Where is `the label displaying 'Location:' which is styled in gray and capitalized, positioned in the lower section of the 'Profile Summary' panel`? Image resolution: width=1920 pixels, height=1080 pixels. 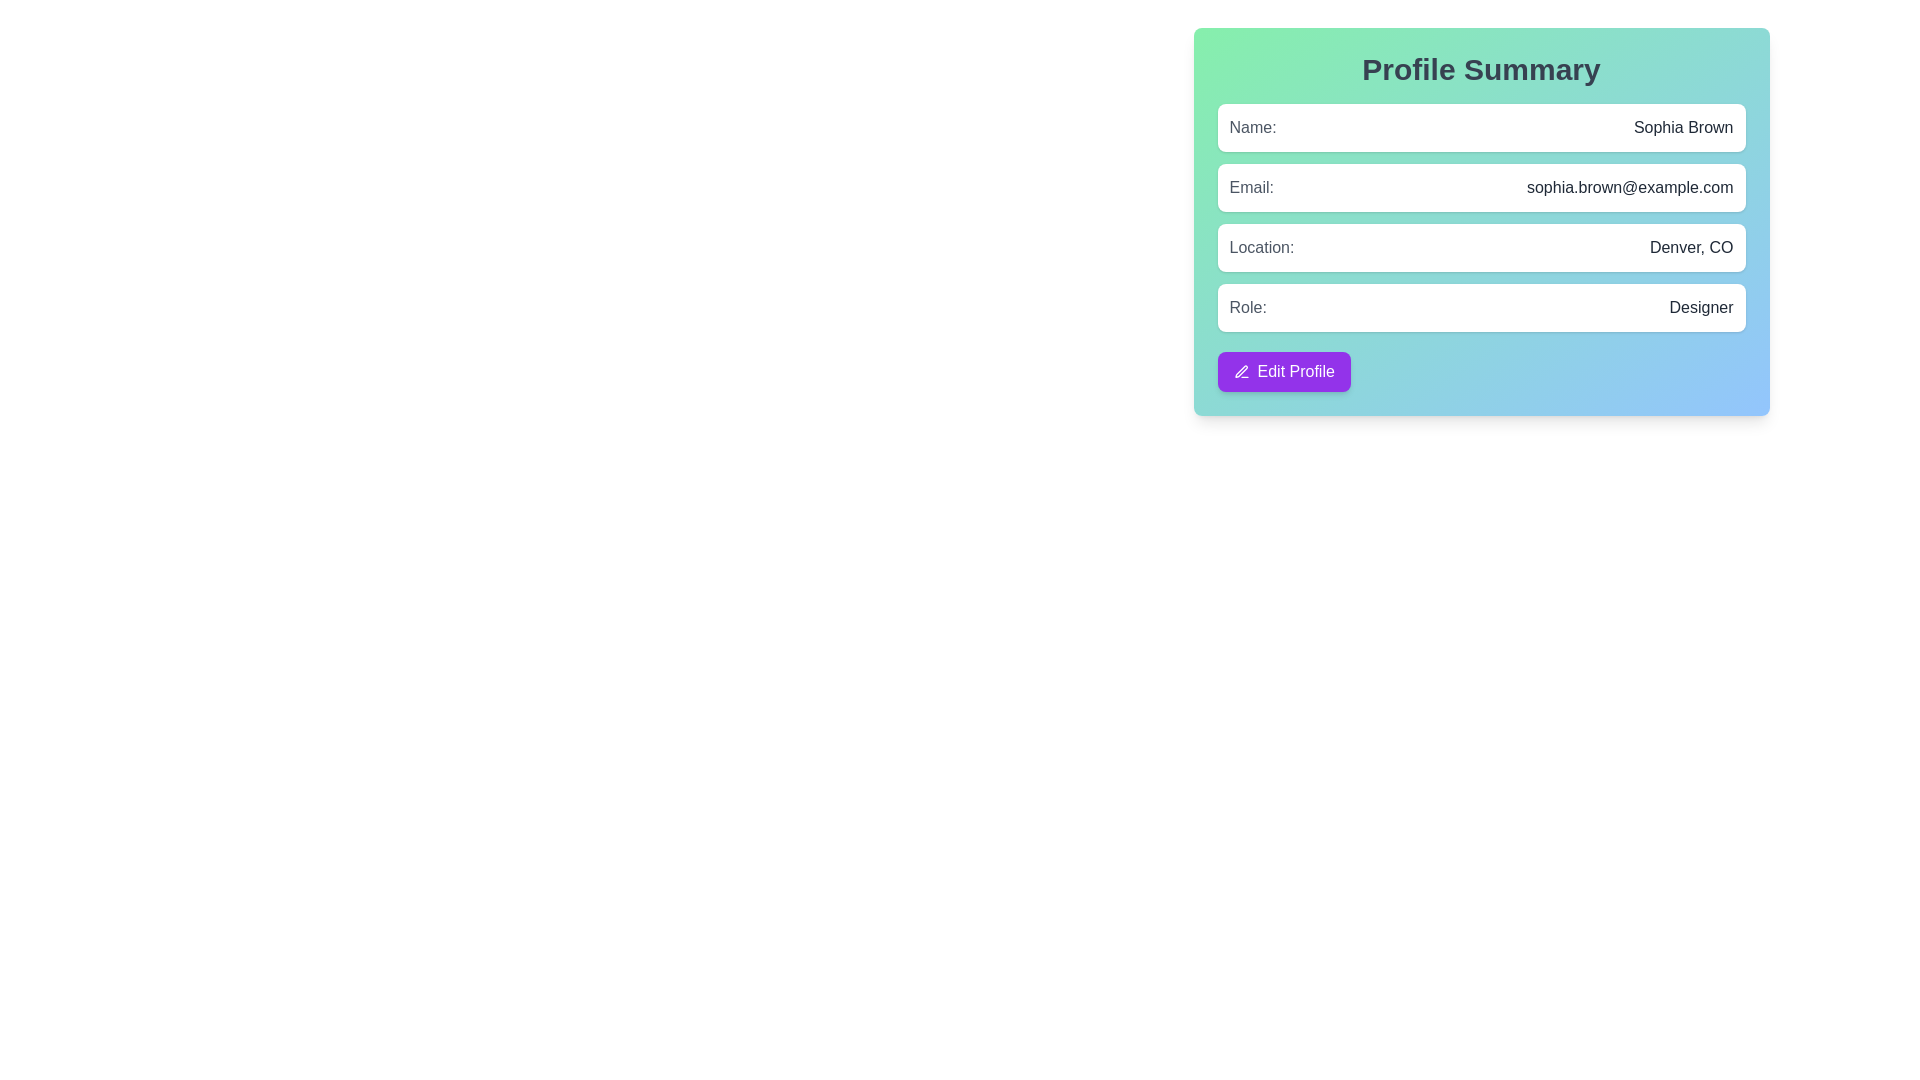 the label displaying 'Location:' which is styled in gray and capitalized, positioned in the lower section of the 'Profile Summary' panel is located at coordinates (1261, 246).